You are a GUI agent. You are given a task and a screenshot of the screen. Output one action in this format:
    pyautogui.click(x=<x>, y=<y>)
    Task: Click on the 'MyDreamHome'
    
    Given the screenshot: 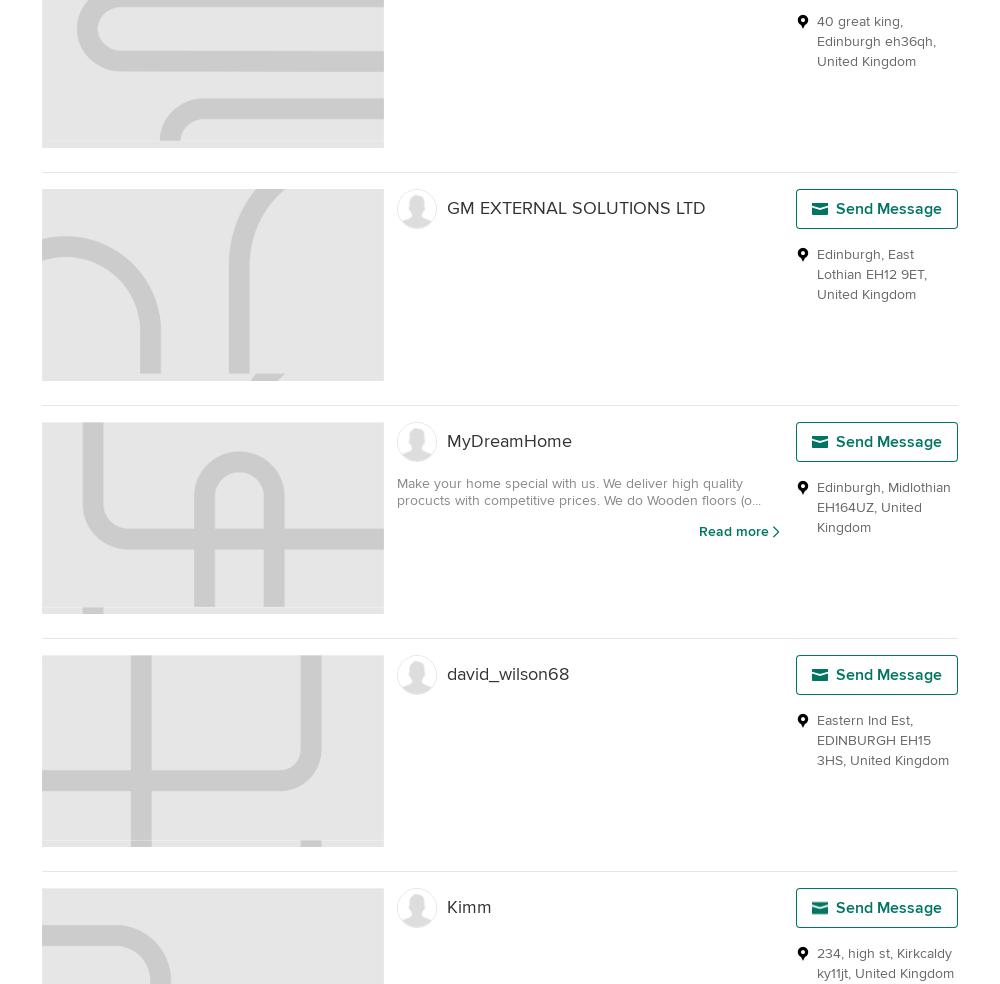 What is the action you would take?
    pyautogui.click(x=509, y=441)
    